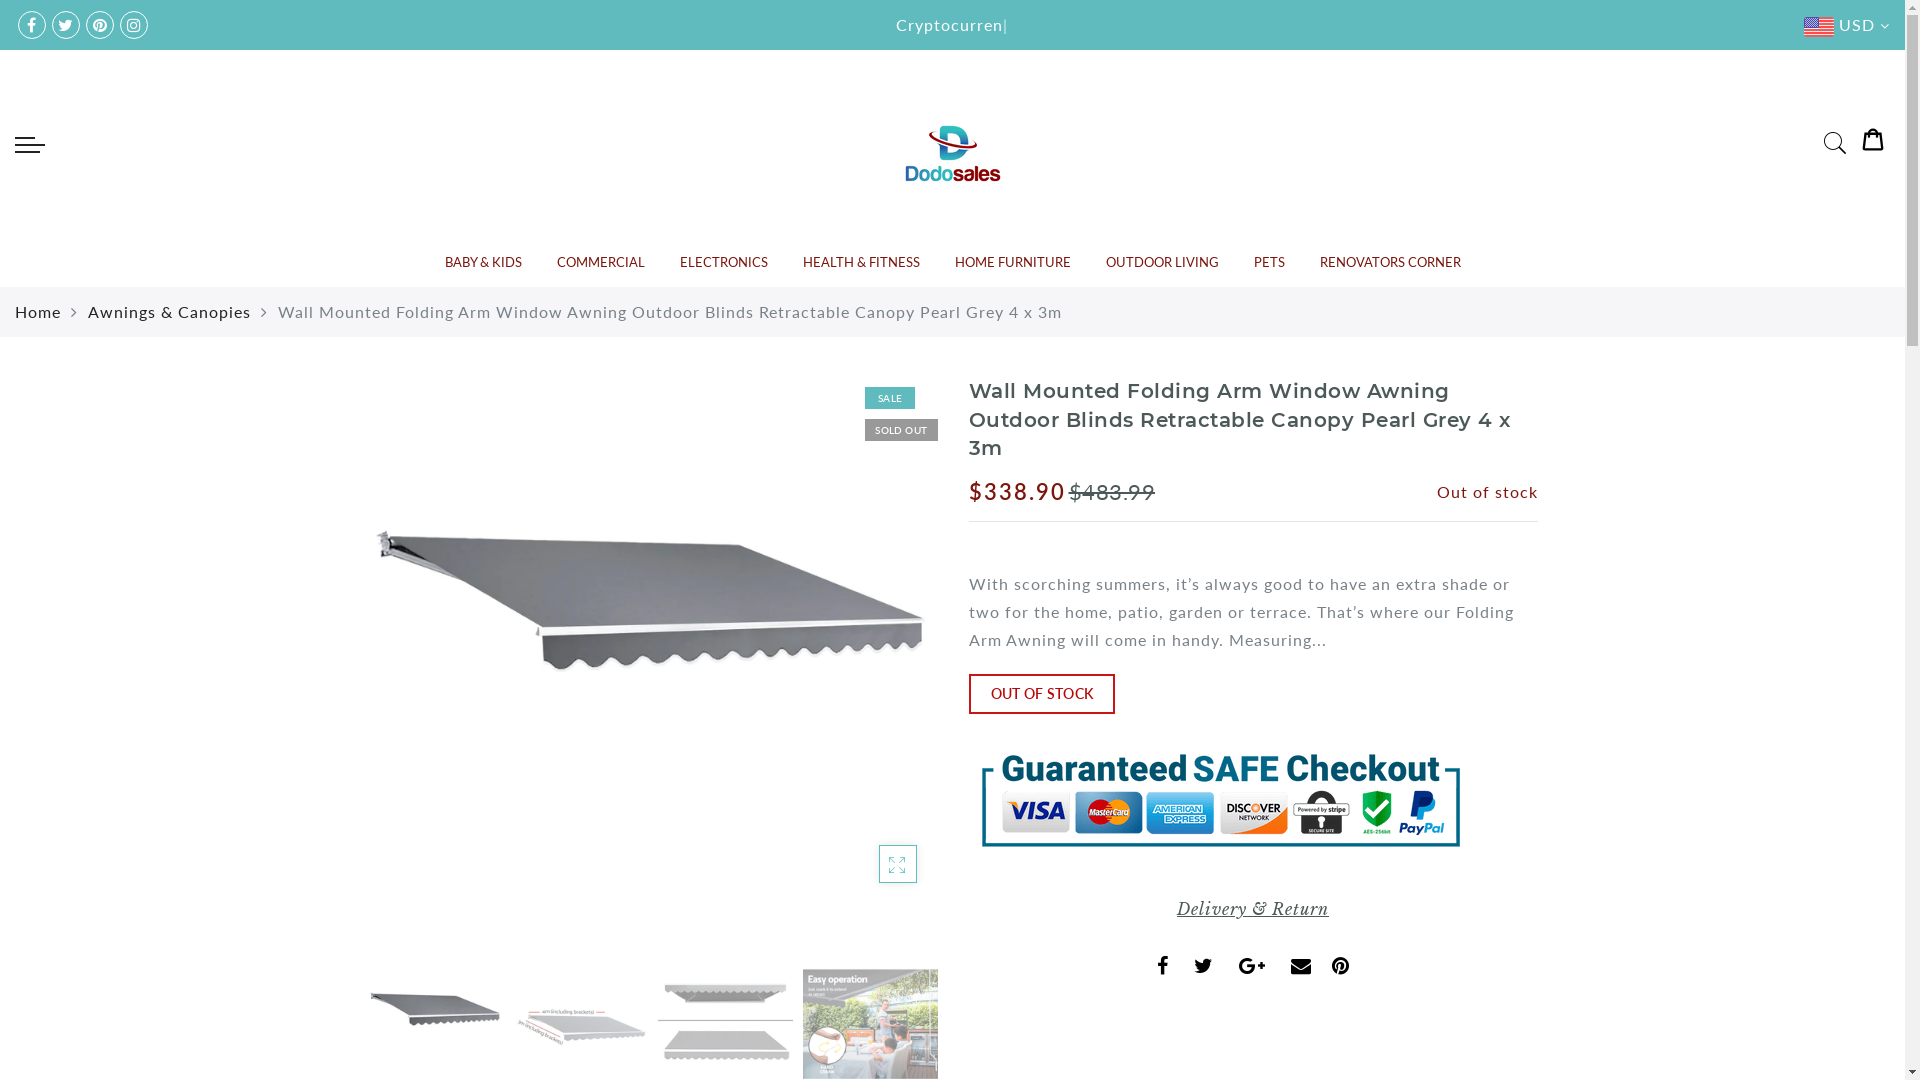 The height and width of the screenshot is (1080, 1920). What do you see at coordinates (723, 261) in the screenshot?
I see `'ELECTRONICS'` at bounding box center [723, 261].